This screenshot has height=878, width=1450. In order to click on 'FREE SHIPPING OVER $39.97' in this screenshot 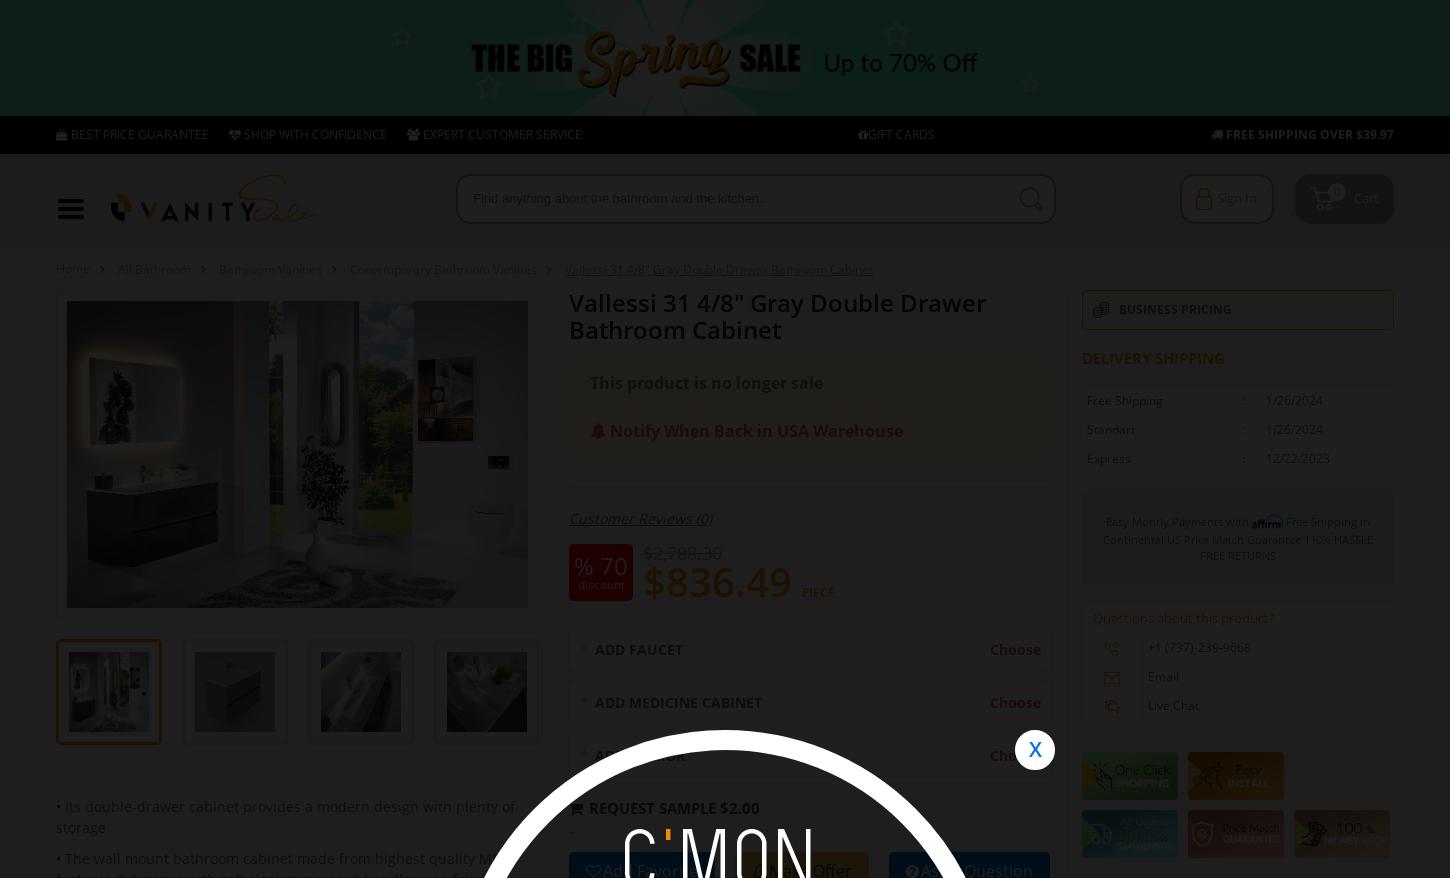, I will do `click(1308, 133)`.